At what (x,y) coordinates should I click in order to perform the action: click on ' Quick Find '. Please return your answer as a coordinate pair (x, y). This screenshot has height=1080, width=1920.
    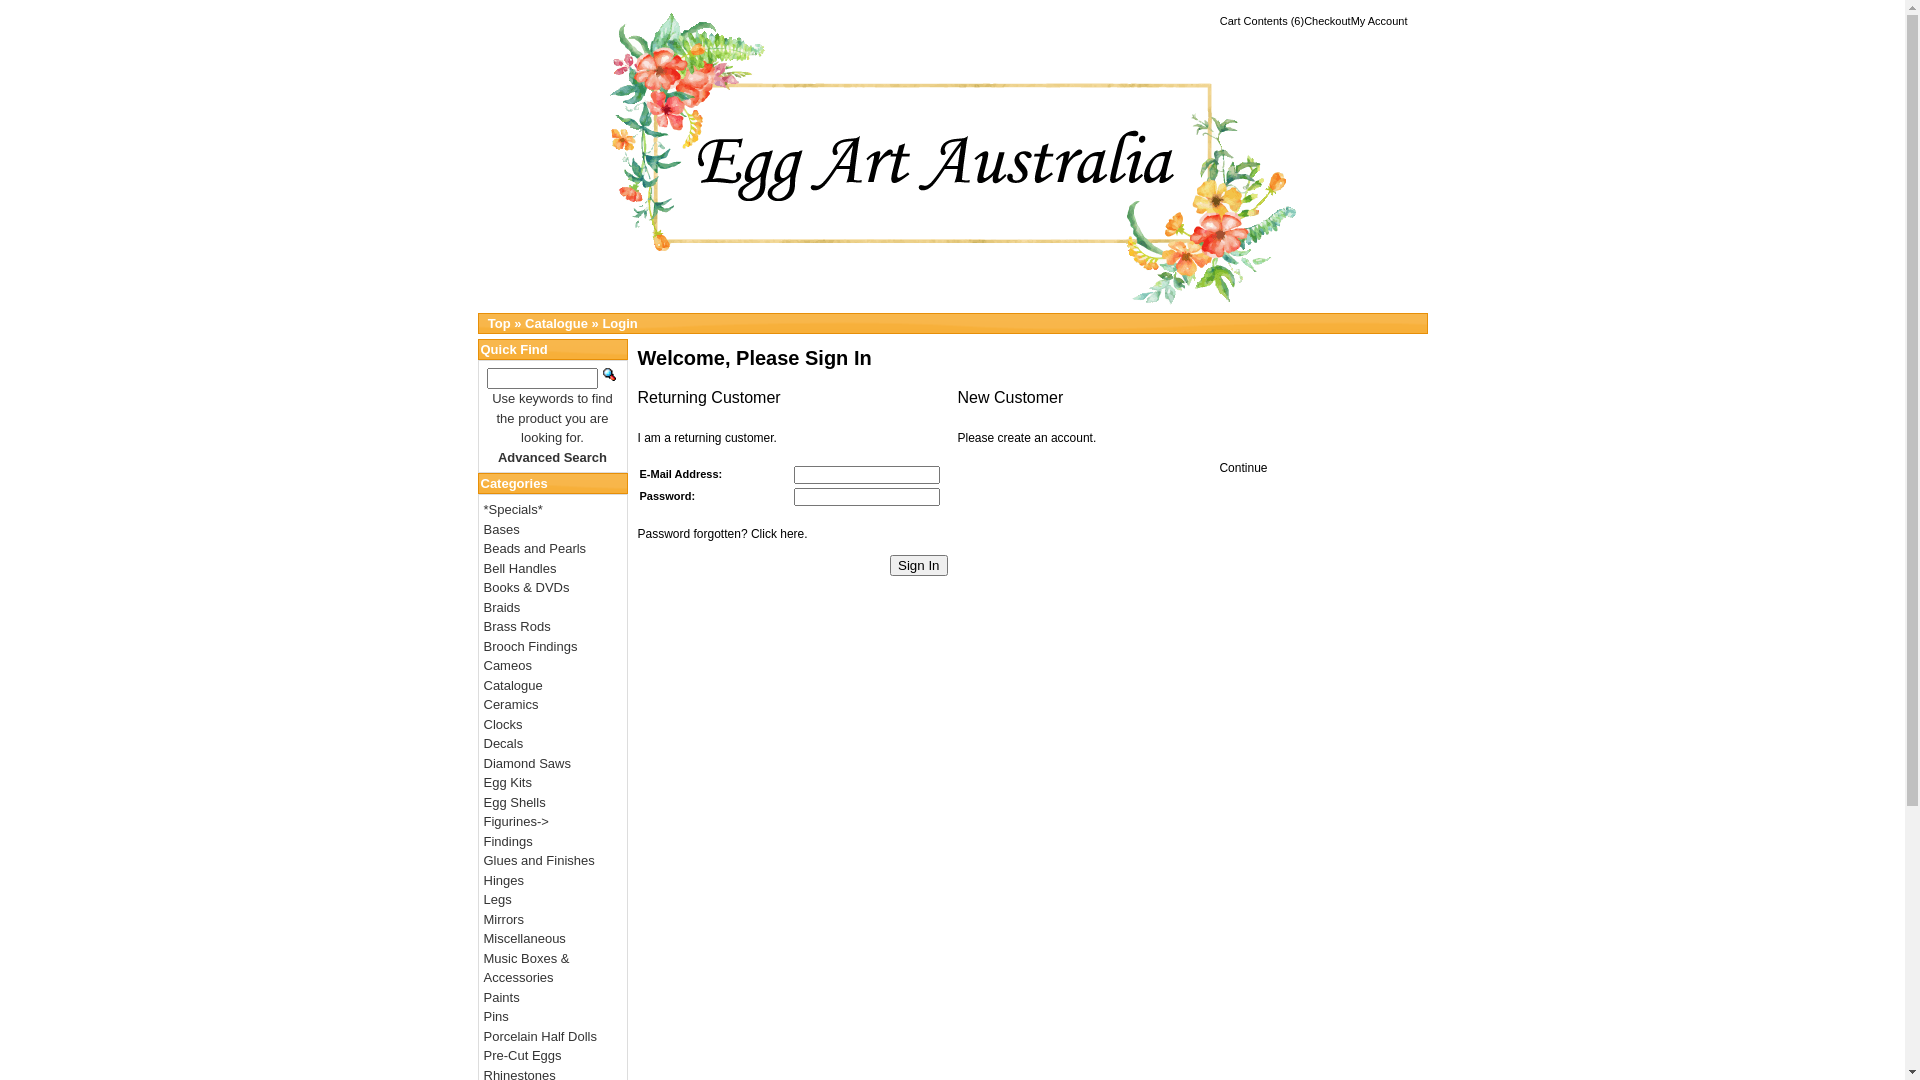
    Looking at the image, I should click on (608, 374).